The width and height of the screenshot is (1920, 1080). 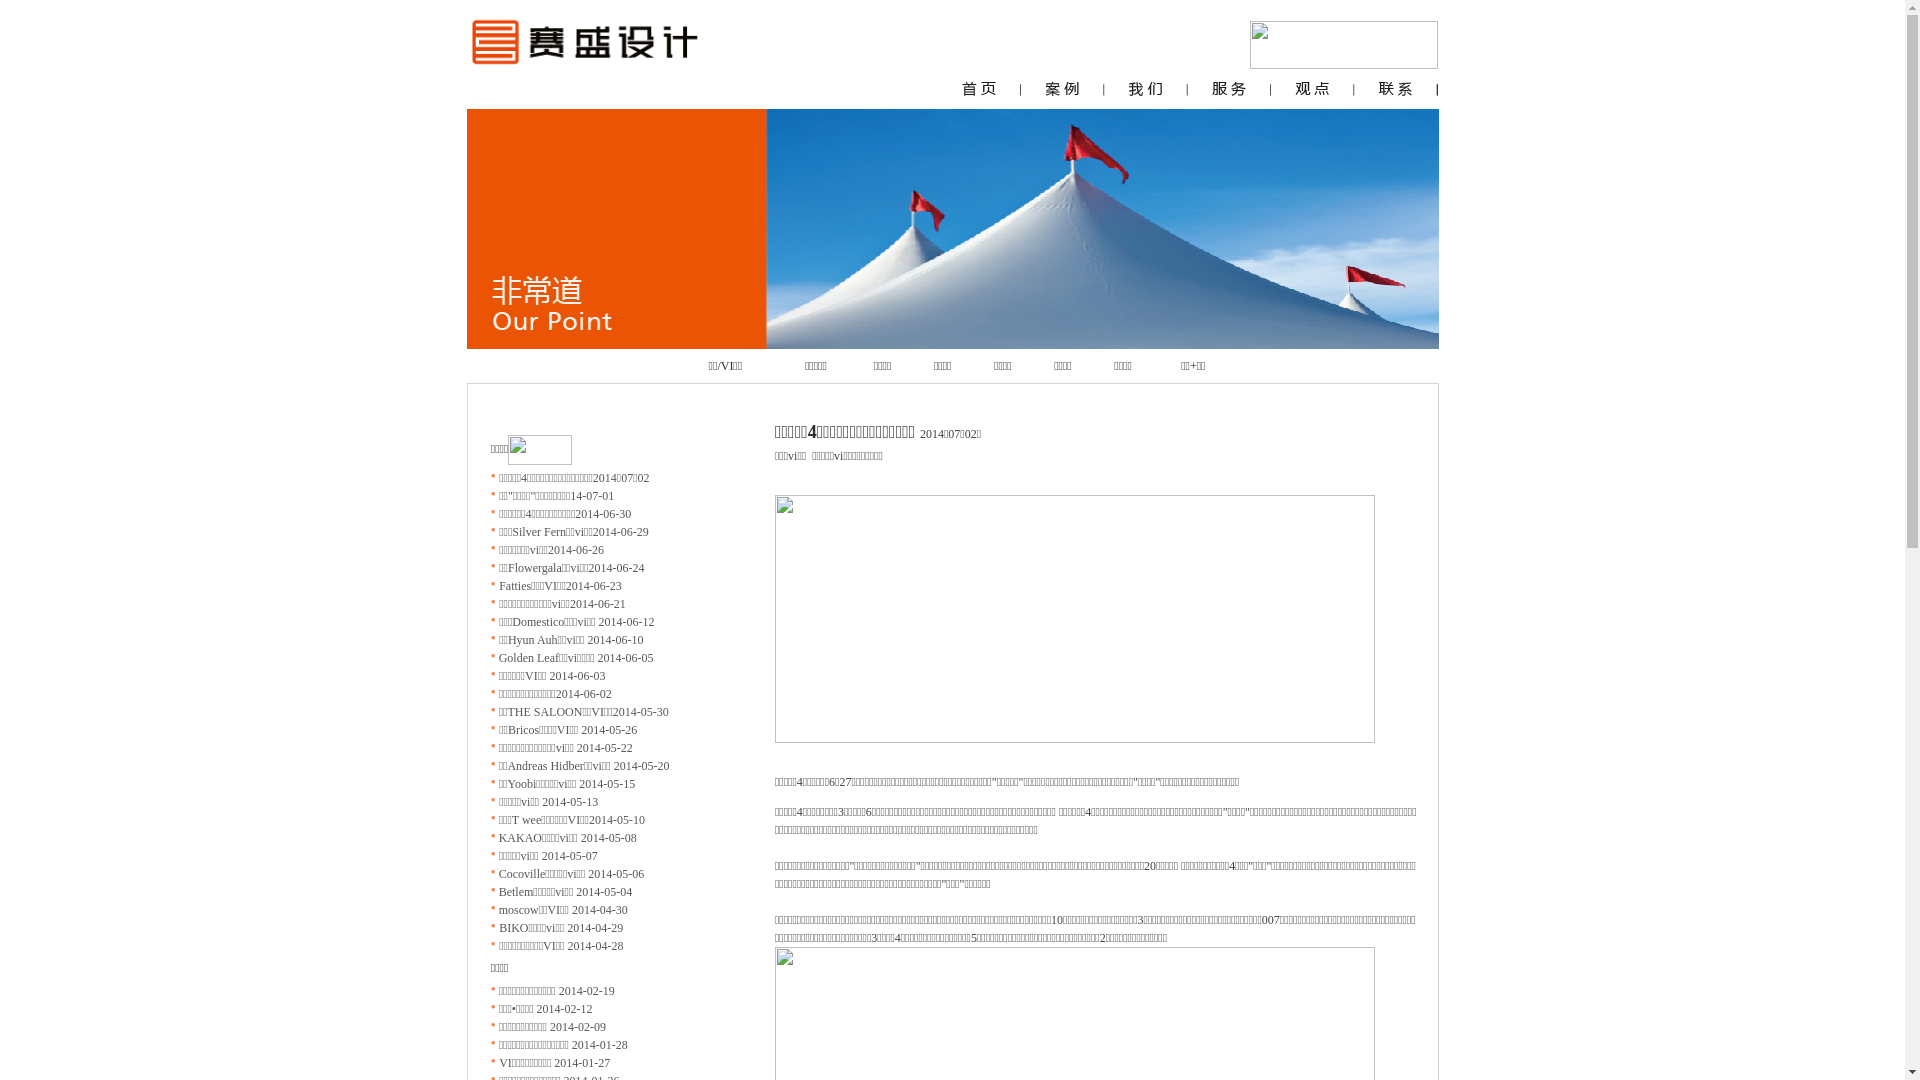 What do you see at coordinates (613, 873) in the screenshot?
I see `'2014-05-06'` at bounding box center [613, 873].